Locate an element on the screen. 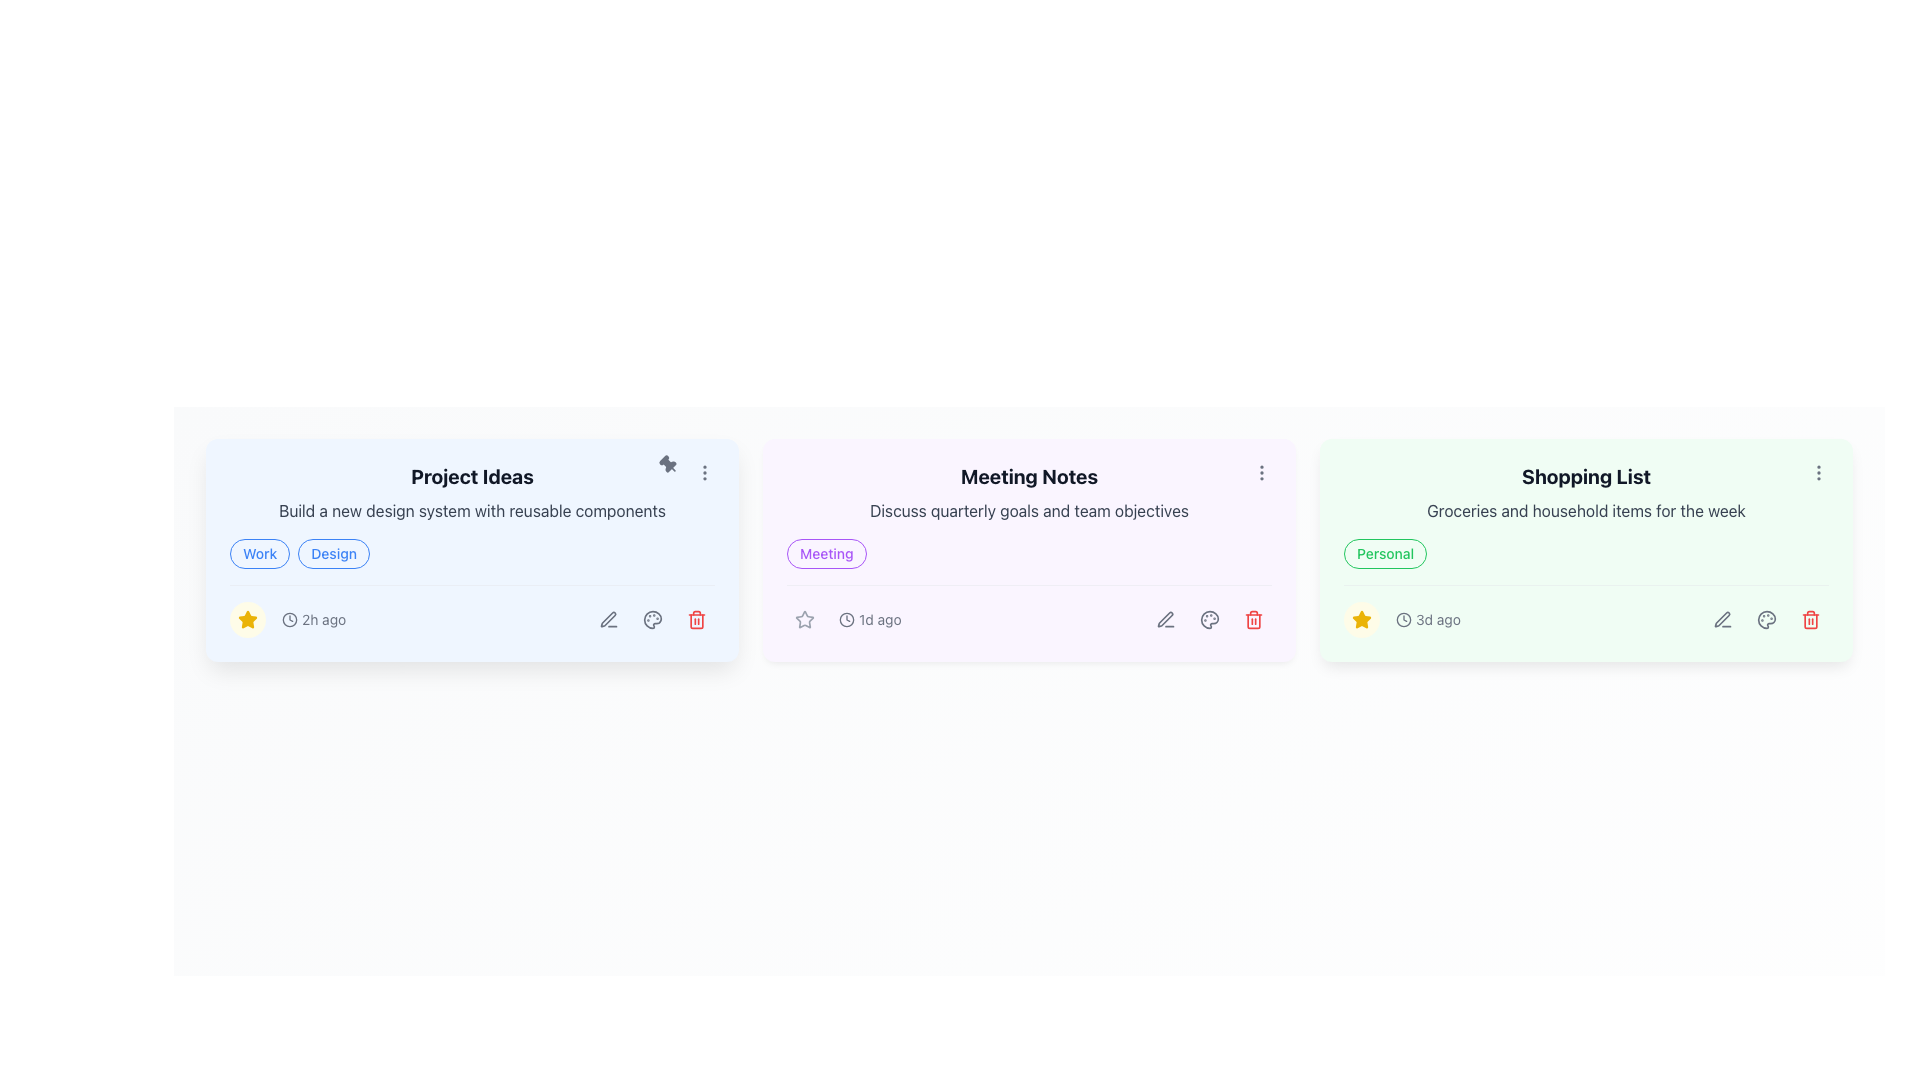 The width and height of the screenshot is (1920, 1080). the timestamp text element located at the bottom left section of the 'Project Ideas' card, which follows the prominent star icon is located at coordinates (313, 619).